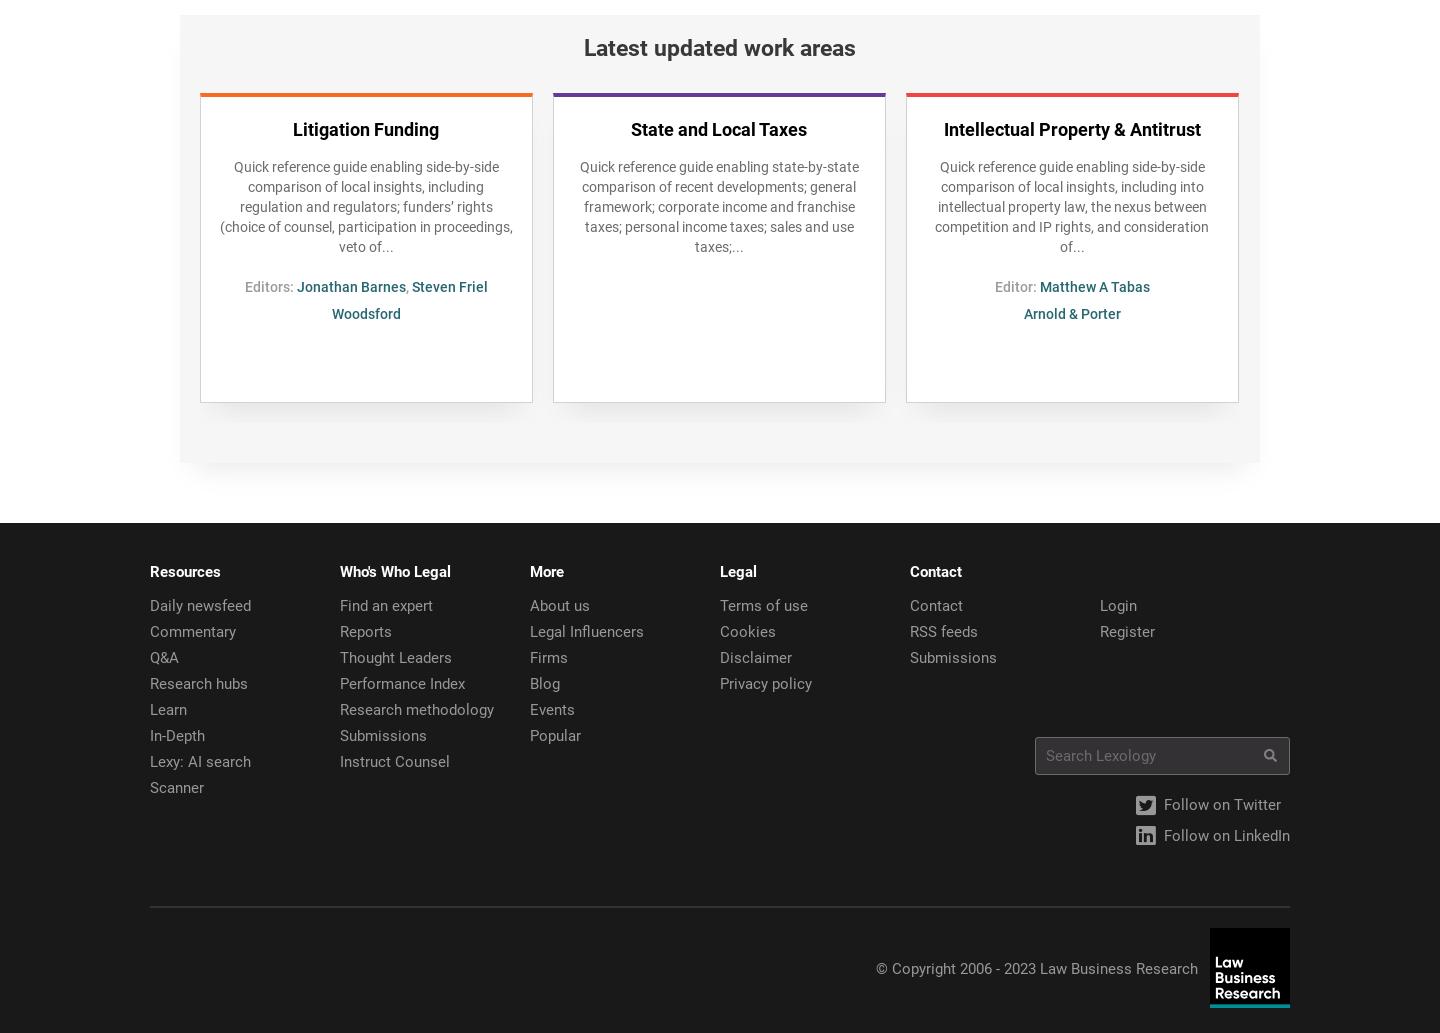 This screenshot has height=1033, width=1440. What do you see at coordinates (545, 682) in the screenshot?
I see `'Blog'` at bounding box center [545, 682].